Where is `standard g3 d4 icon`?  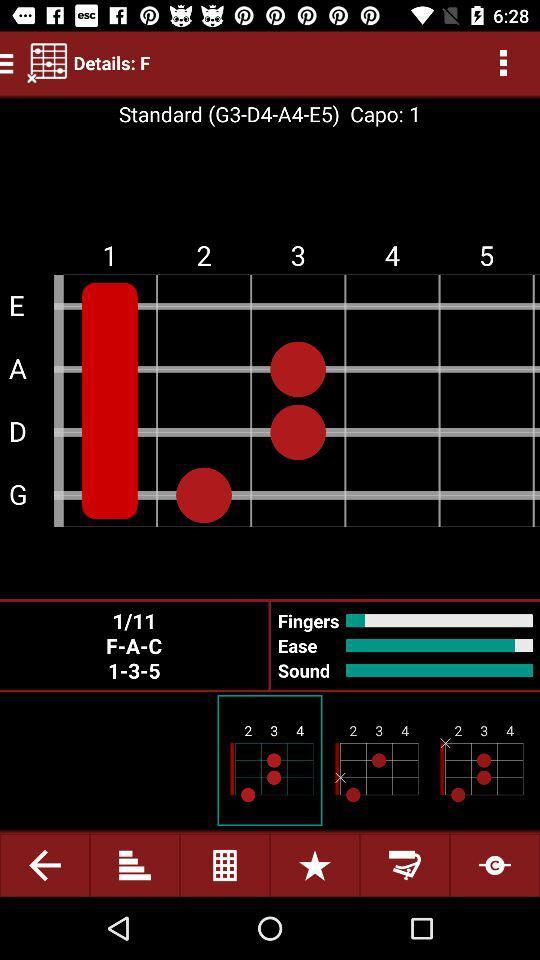
standard g3 d4 icon is located at coordinates (228, 114).